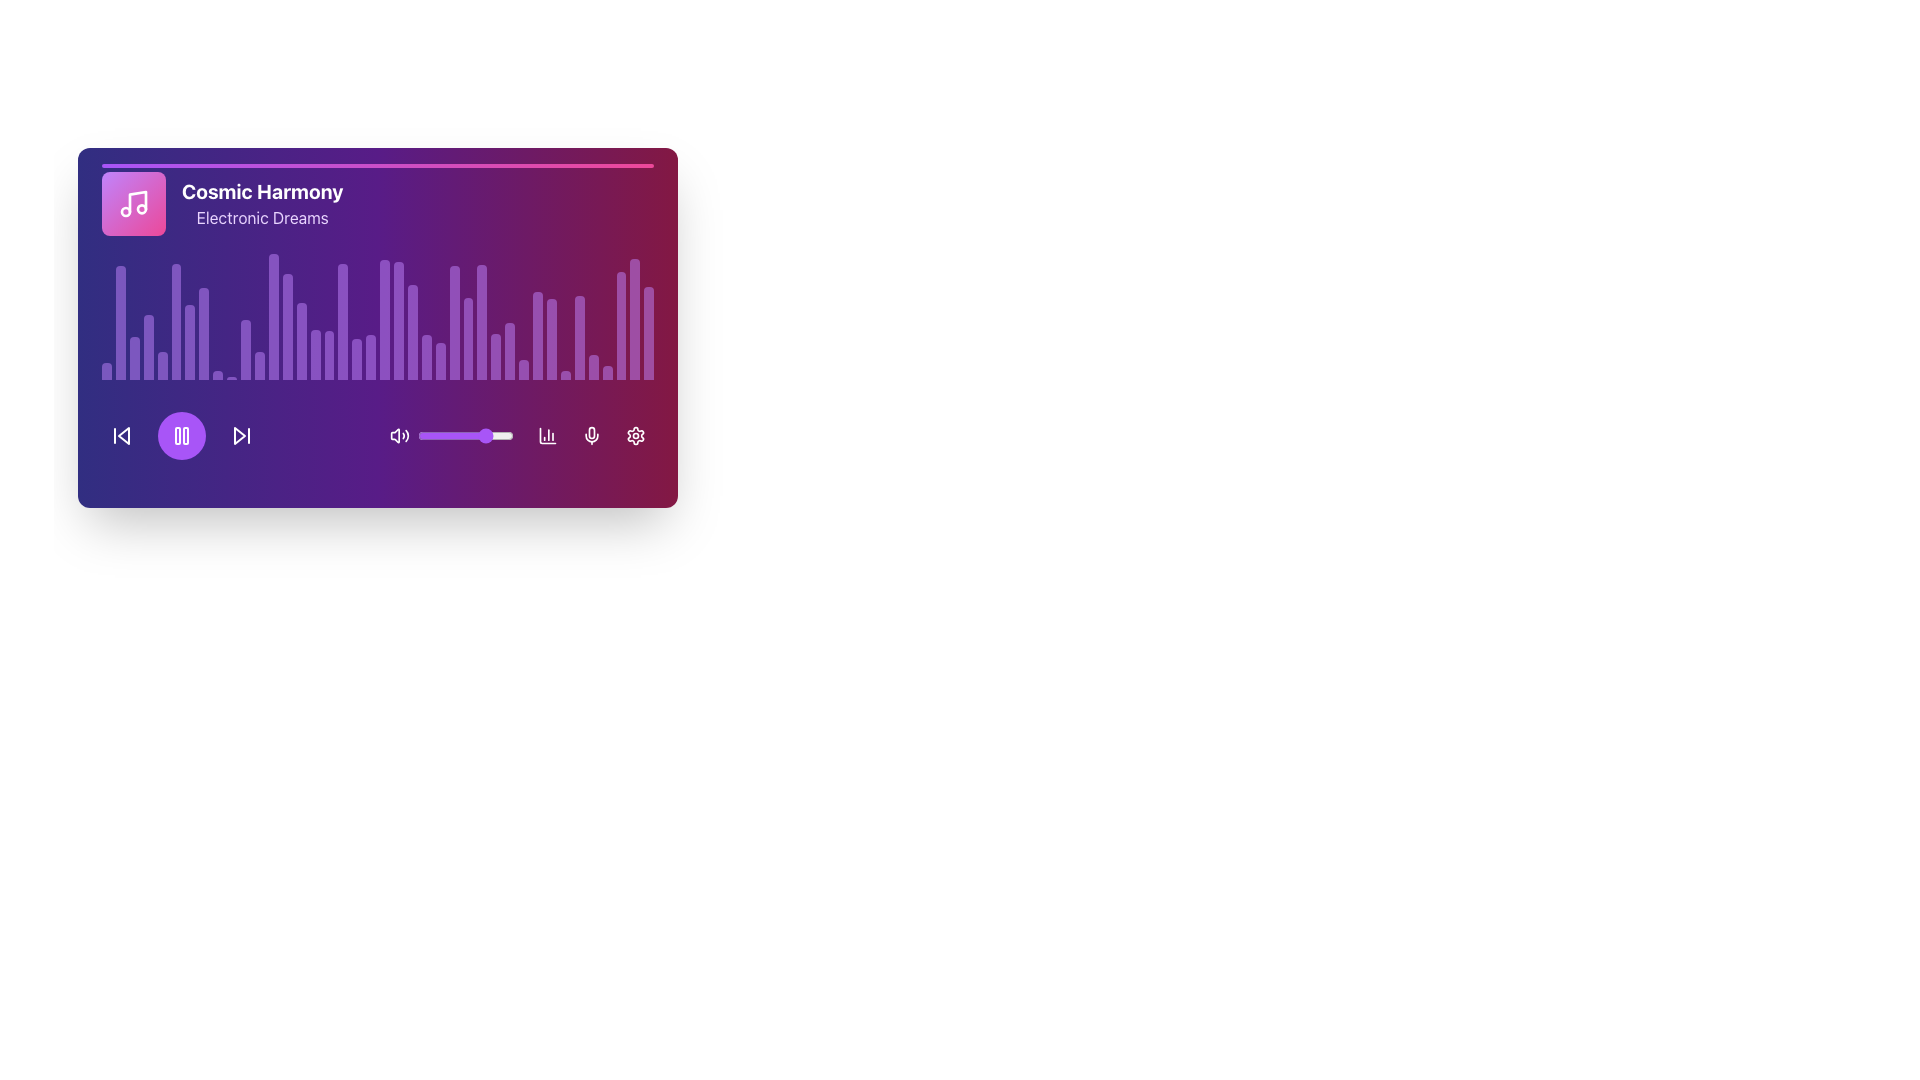 This screenshot has width=1920, height=1080. Describe the element at coordinates (182, 434) in the screenshot. I see `the circular button with a purple background and white pause bars icon` at that location.